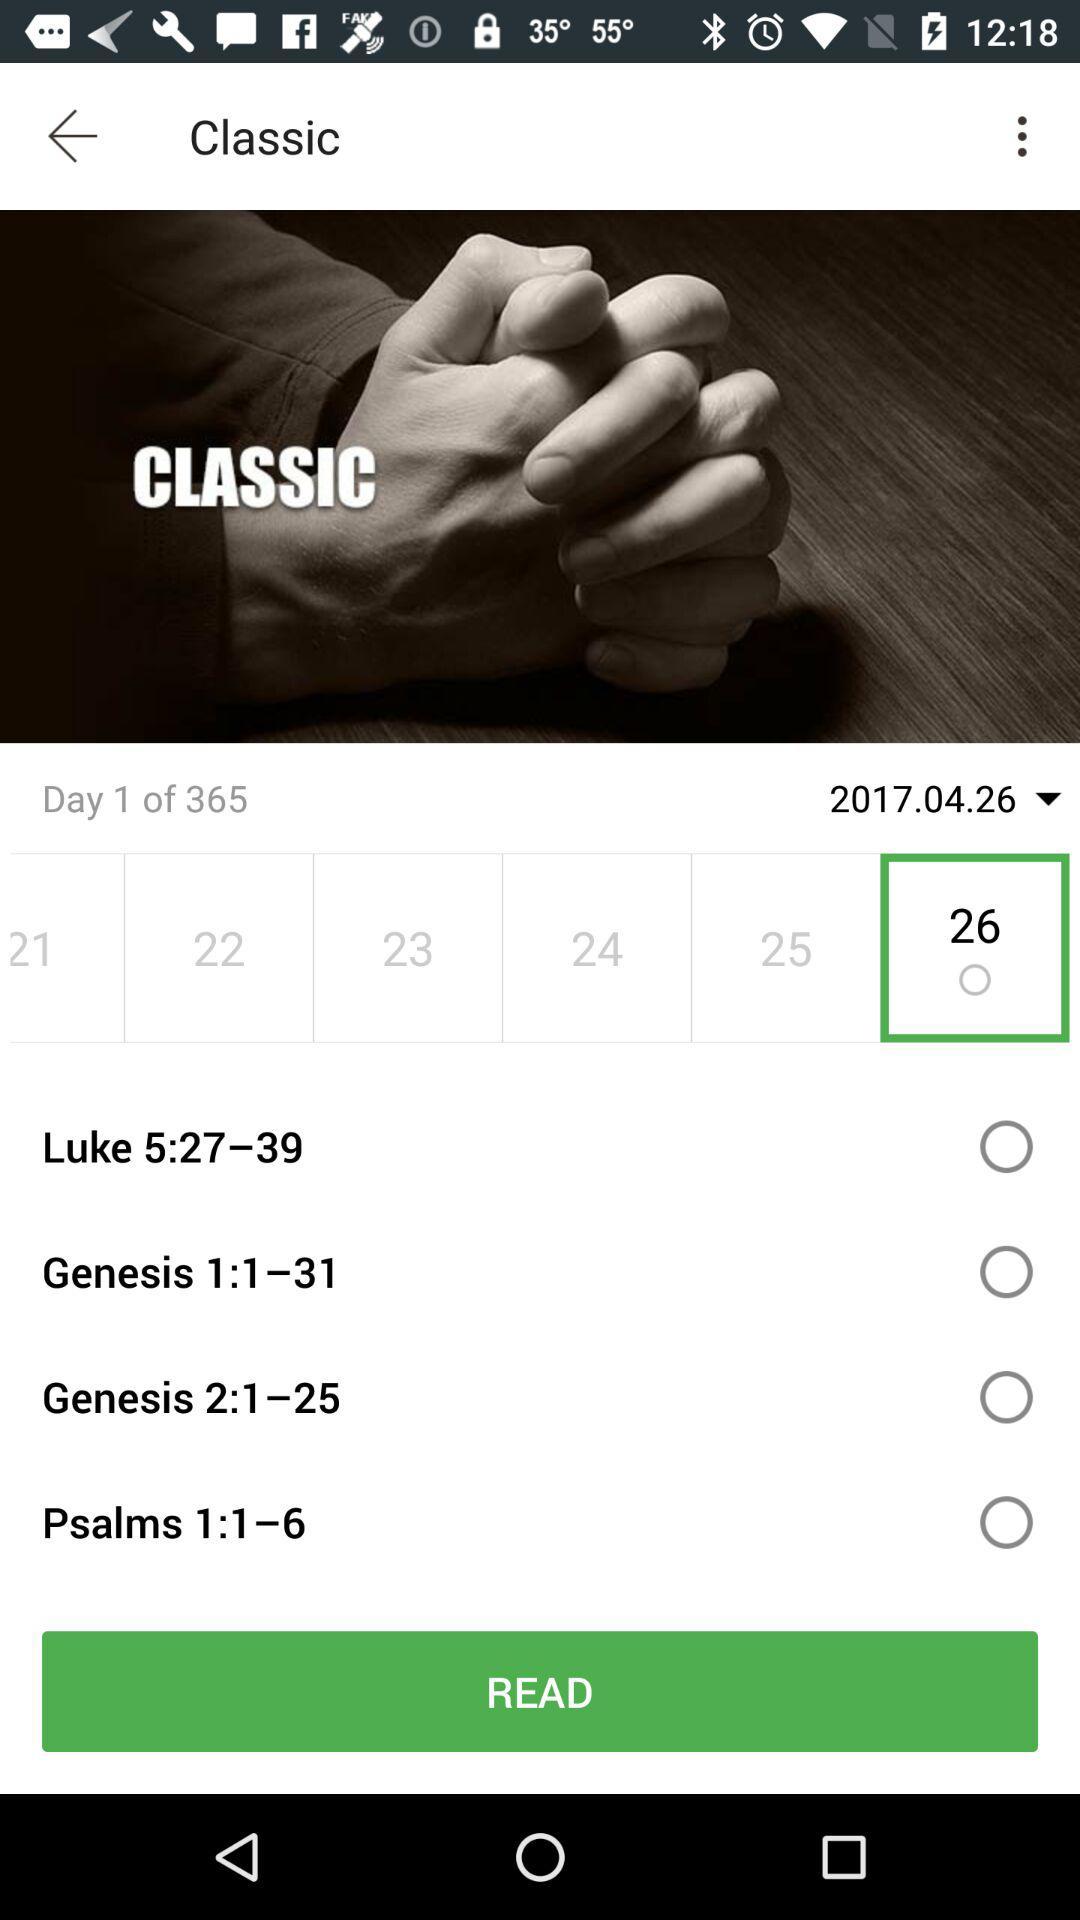 The image size is (1080, 1920). Describe the element at coordinates (1006, 1271) in the screenshot. I see `click on genesis 1:1-31 to select` at that location.